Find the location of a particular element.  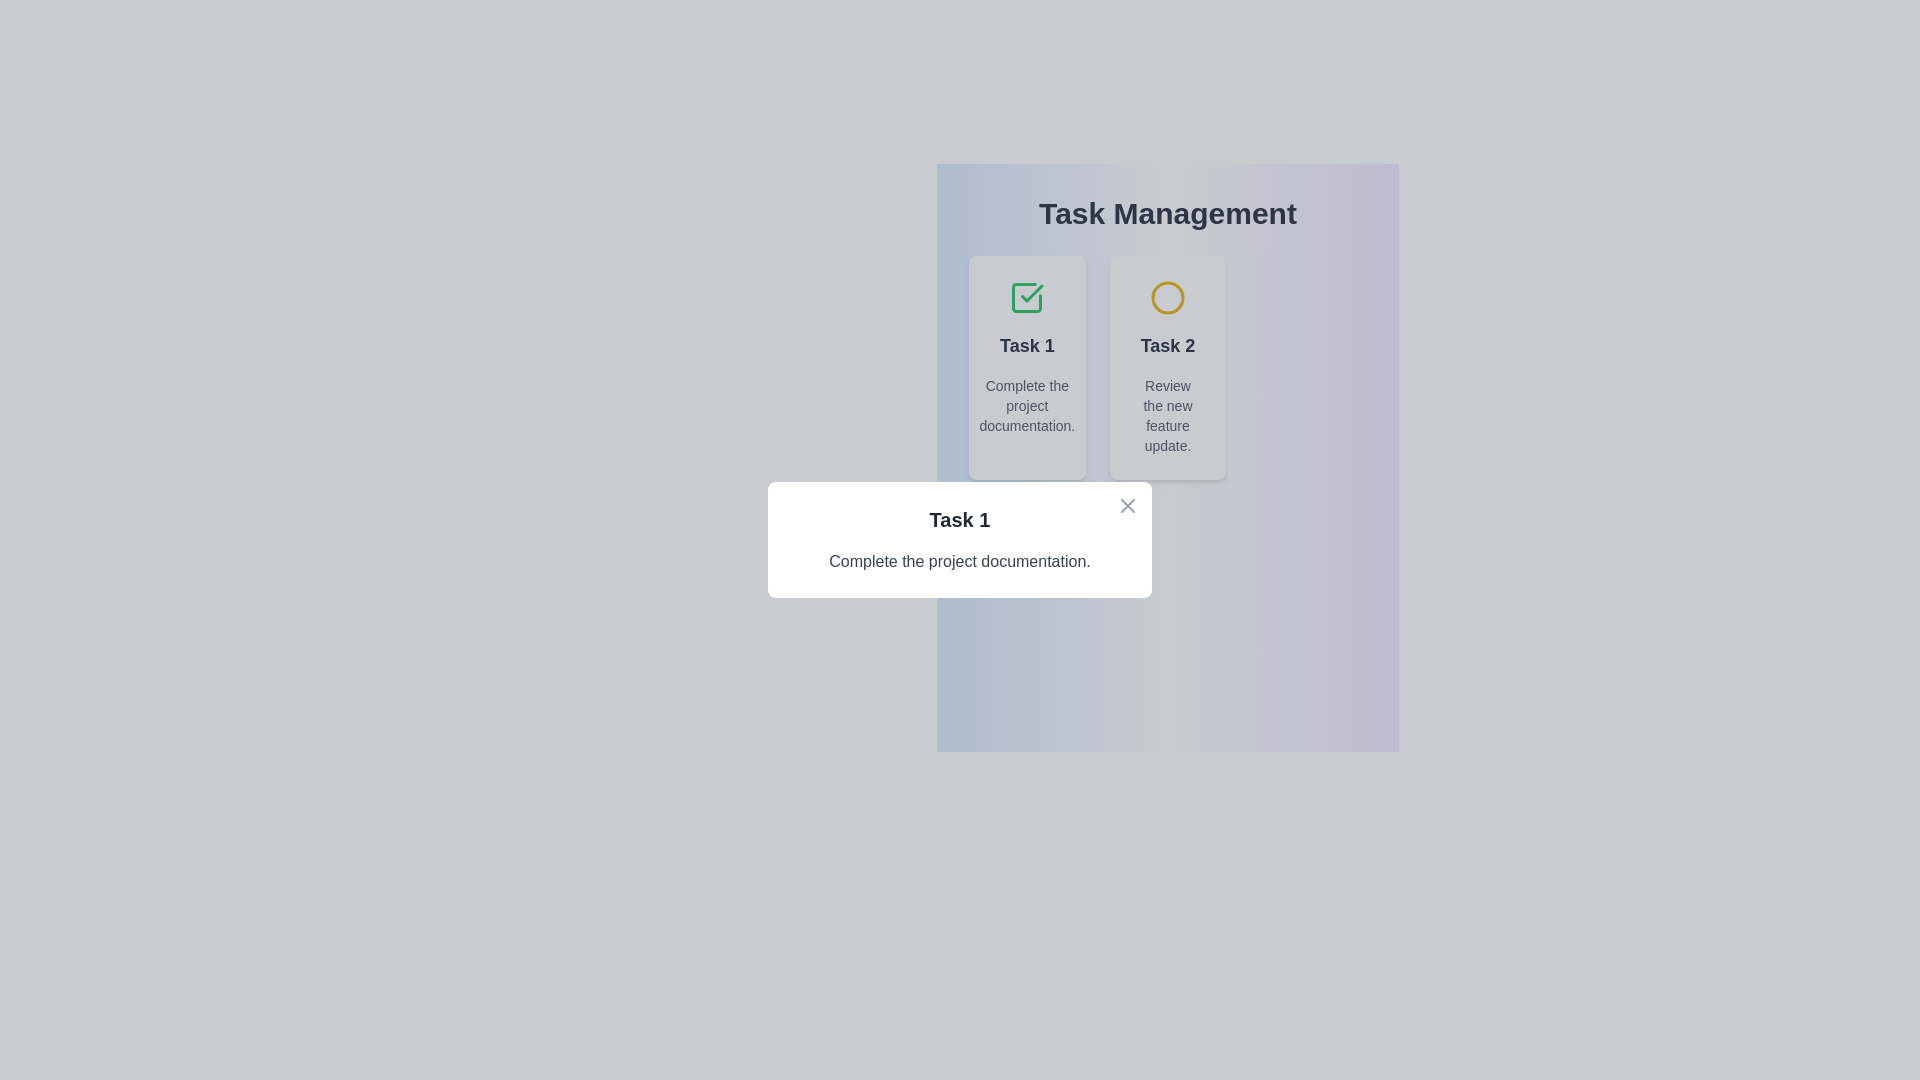

the interactive task card located in the upper-left corner of the task management interface is located at coordinates (1027, 367).